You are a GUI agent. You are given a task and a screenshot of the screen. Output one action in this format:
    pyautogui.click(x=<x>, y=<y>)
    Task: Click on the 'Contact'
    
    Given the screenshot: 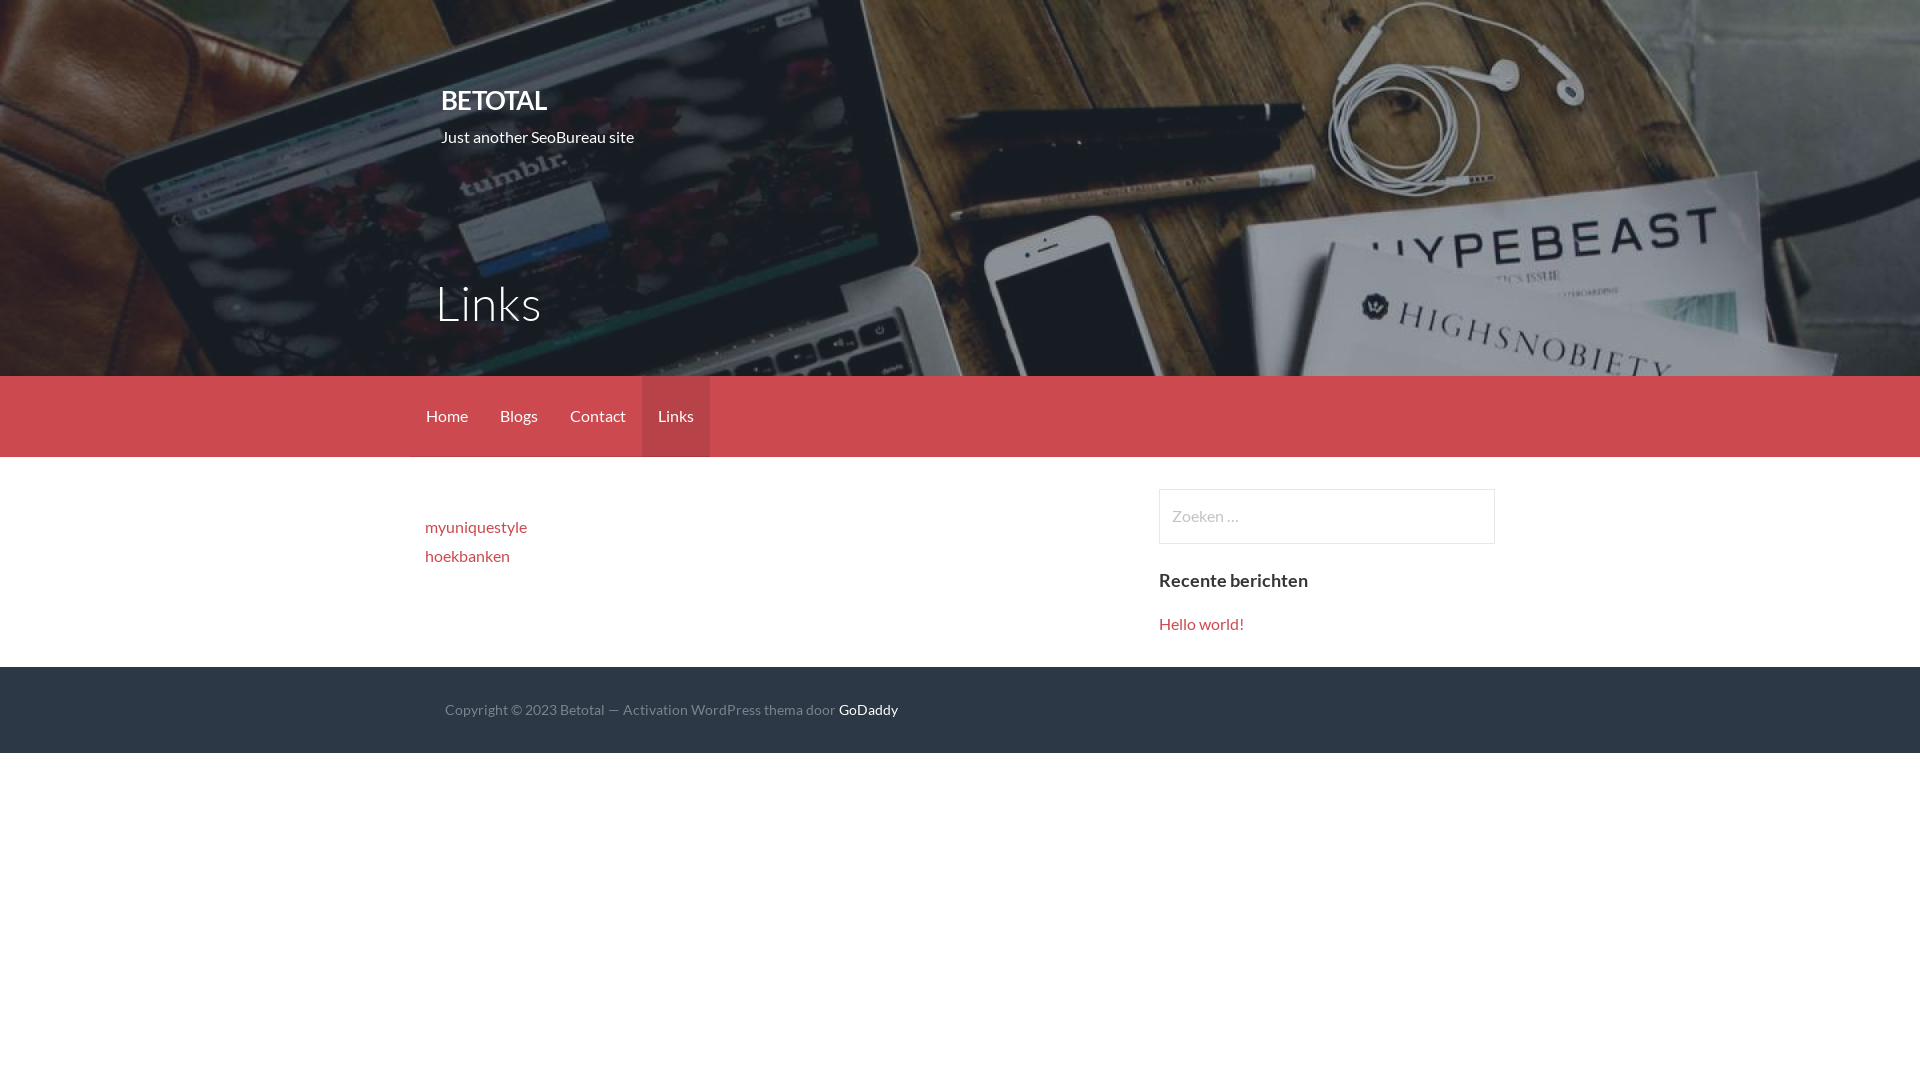 What is the action you would take?
    pyautogui.click(x=597, y=415)
    